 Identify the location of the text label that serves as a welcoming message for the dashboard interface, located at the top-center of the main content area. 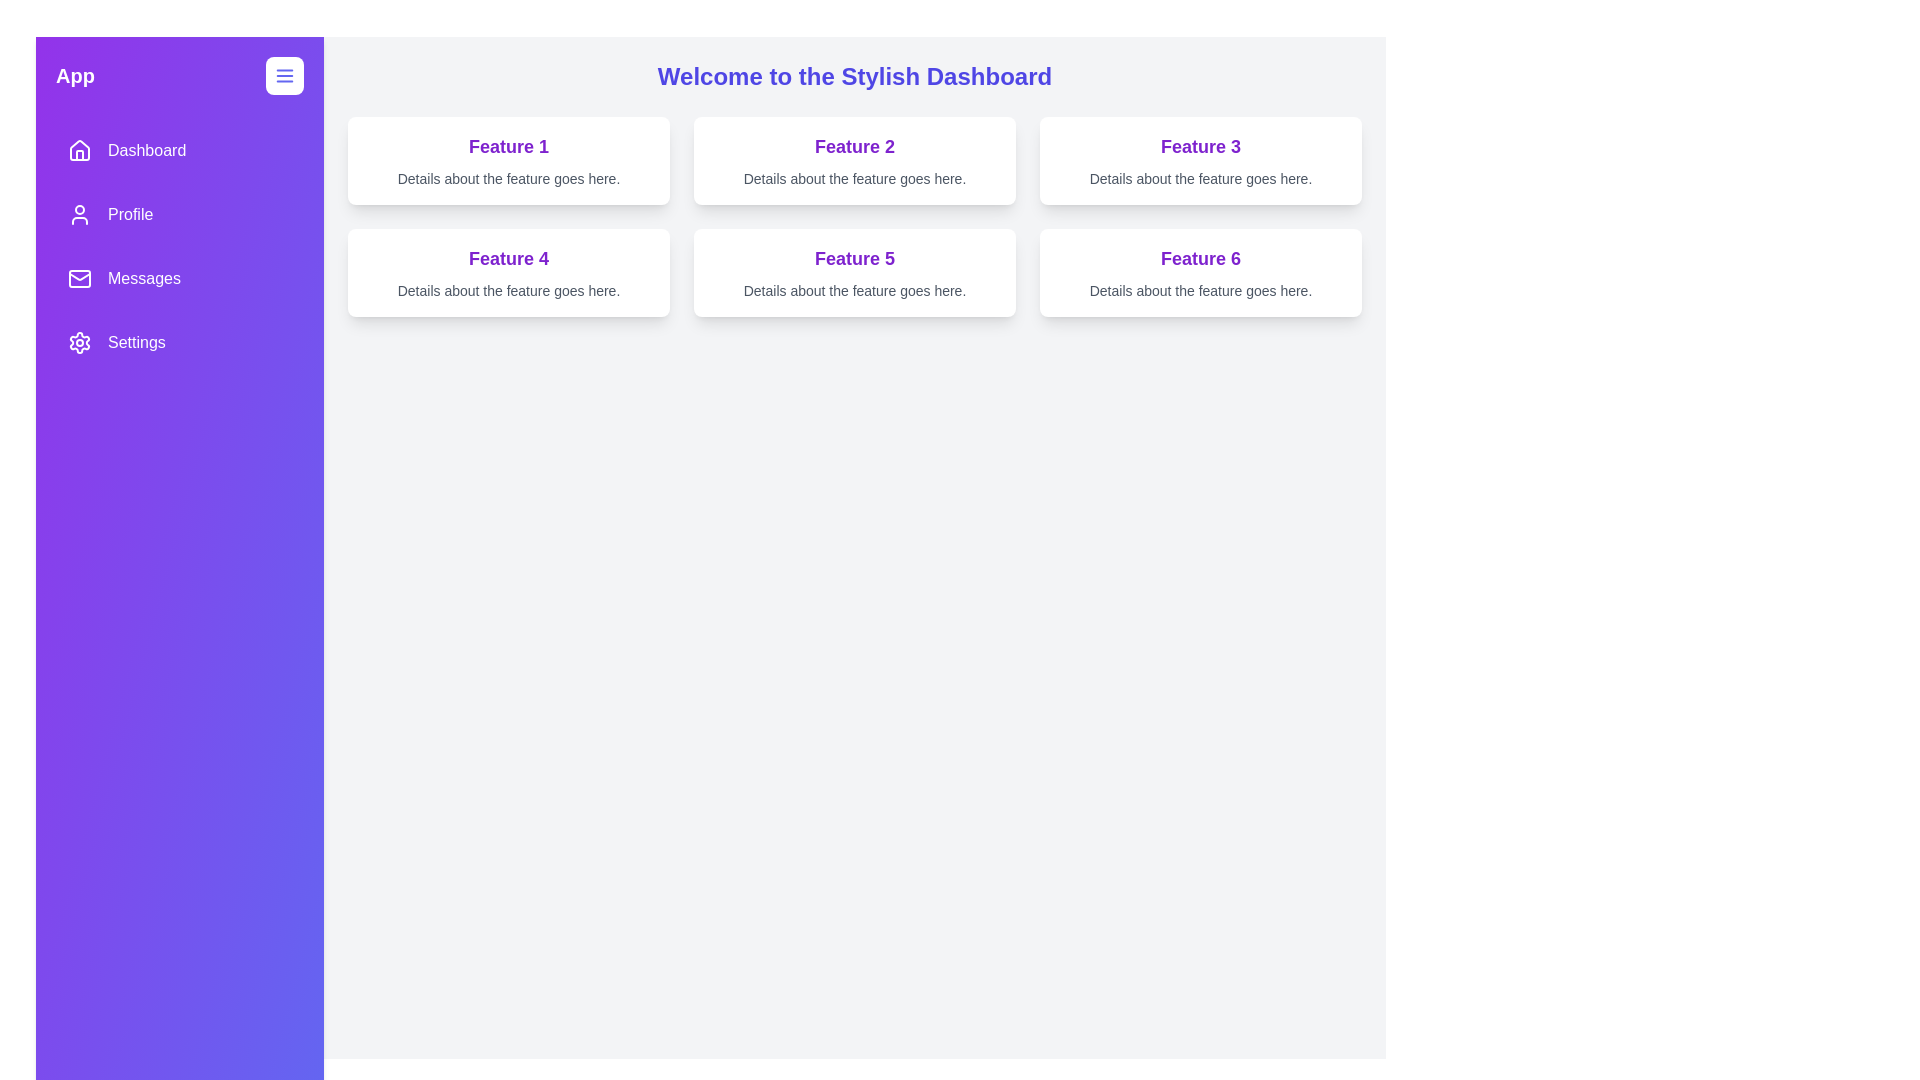
(854, 76).